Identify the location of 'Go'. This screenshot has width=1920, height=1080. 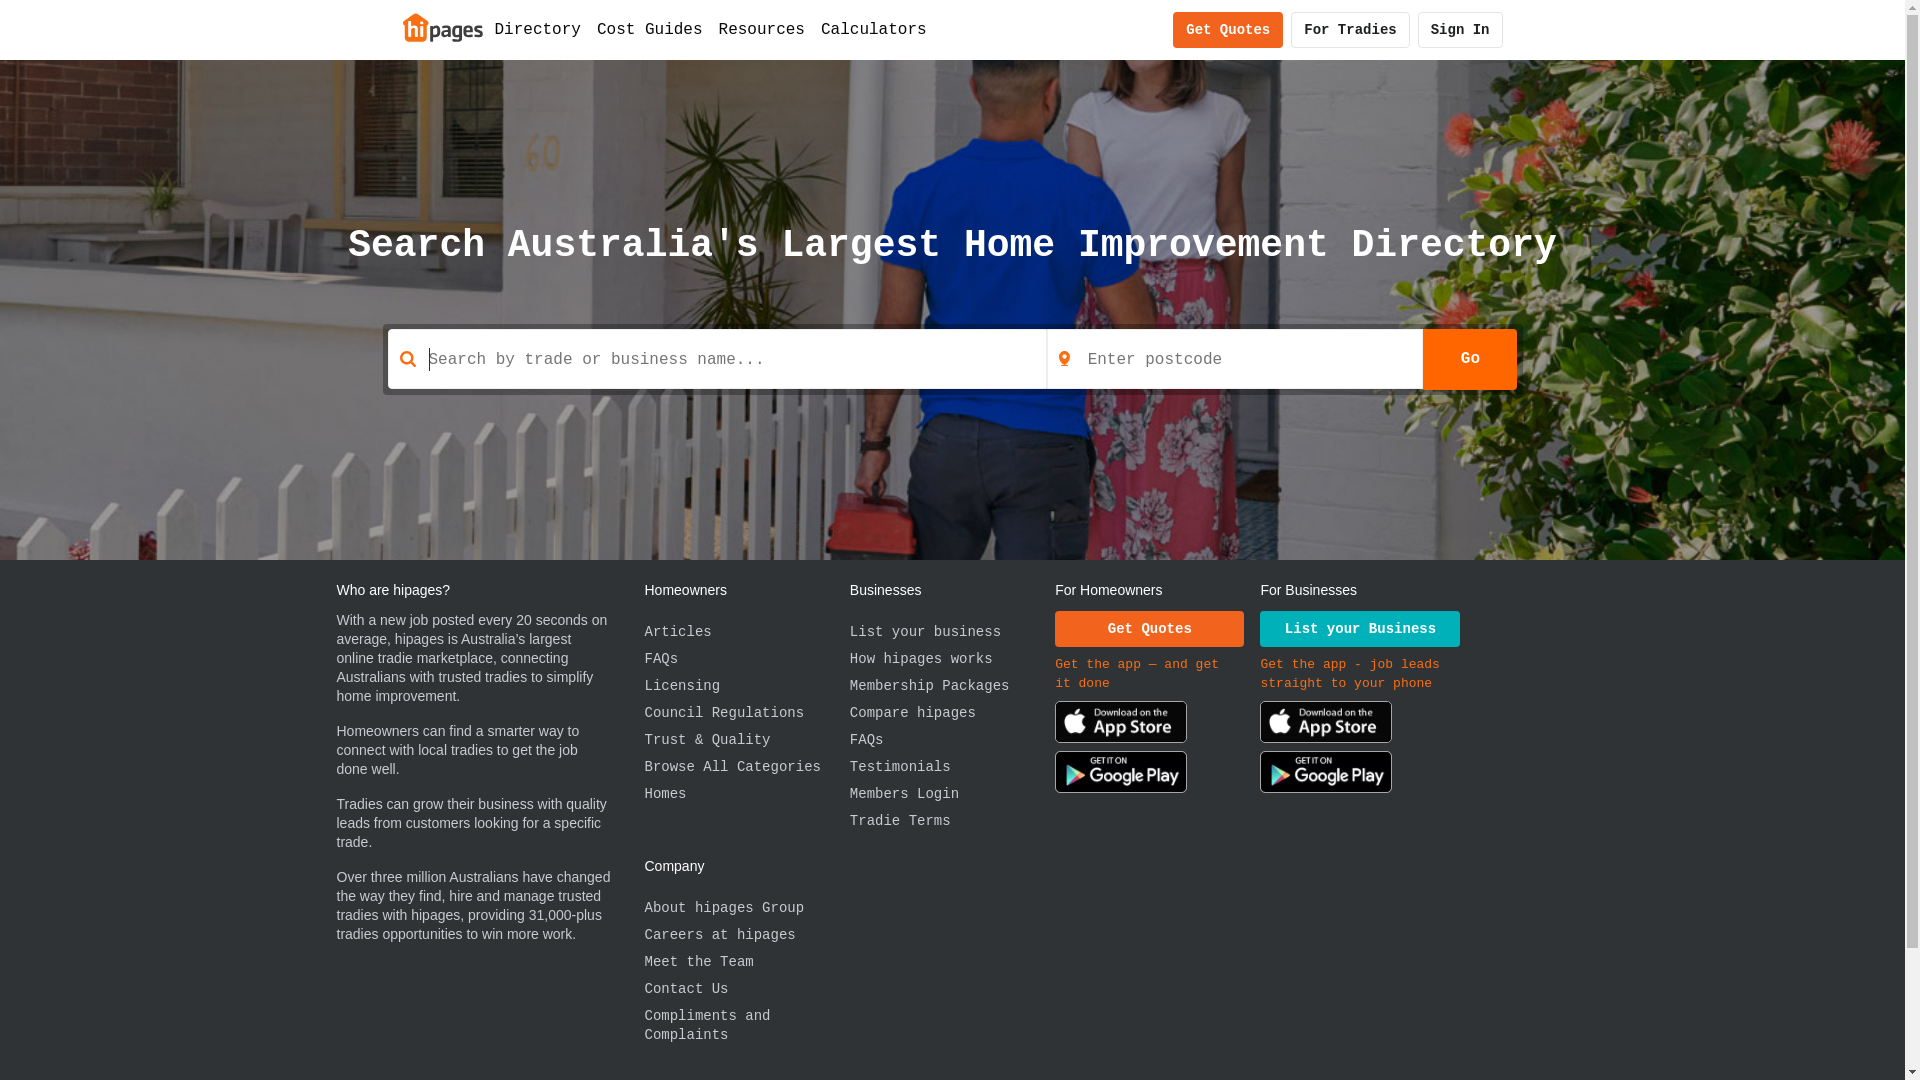
(1469, 357).